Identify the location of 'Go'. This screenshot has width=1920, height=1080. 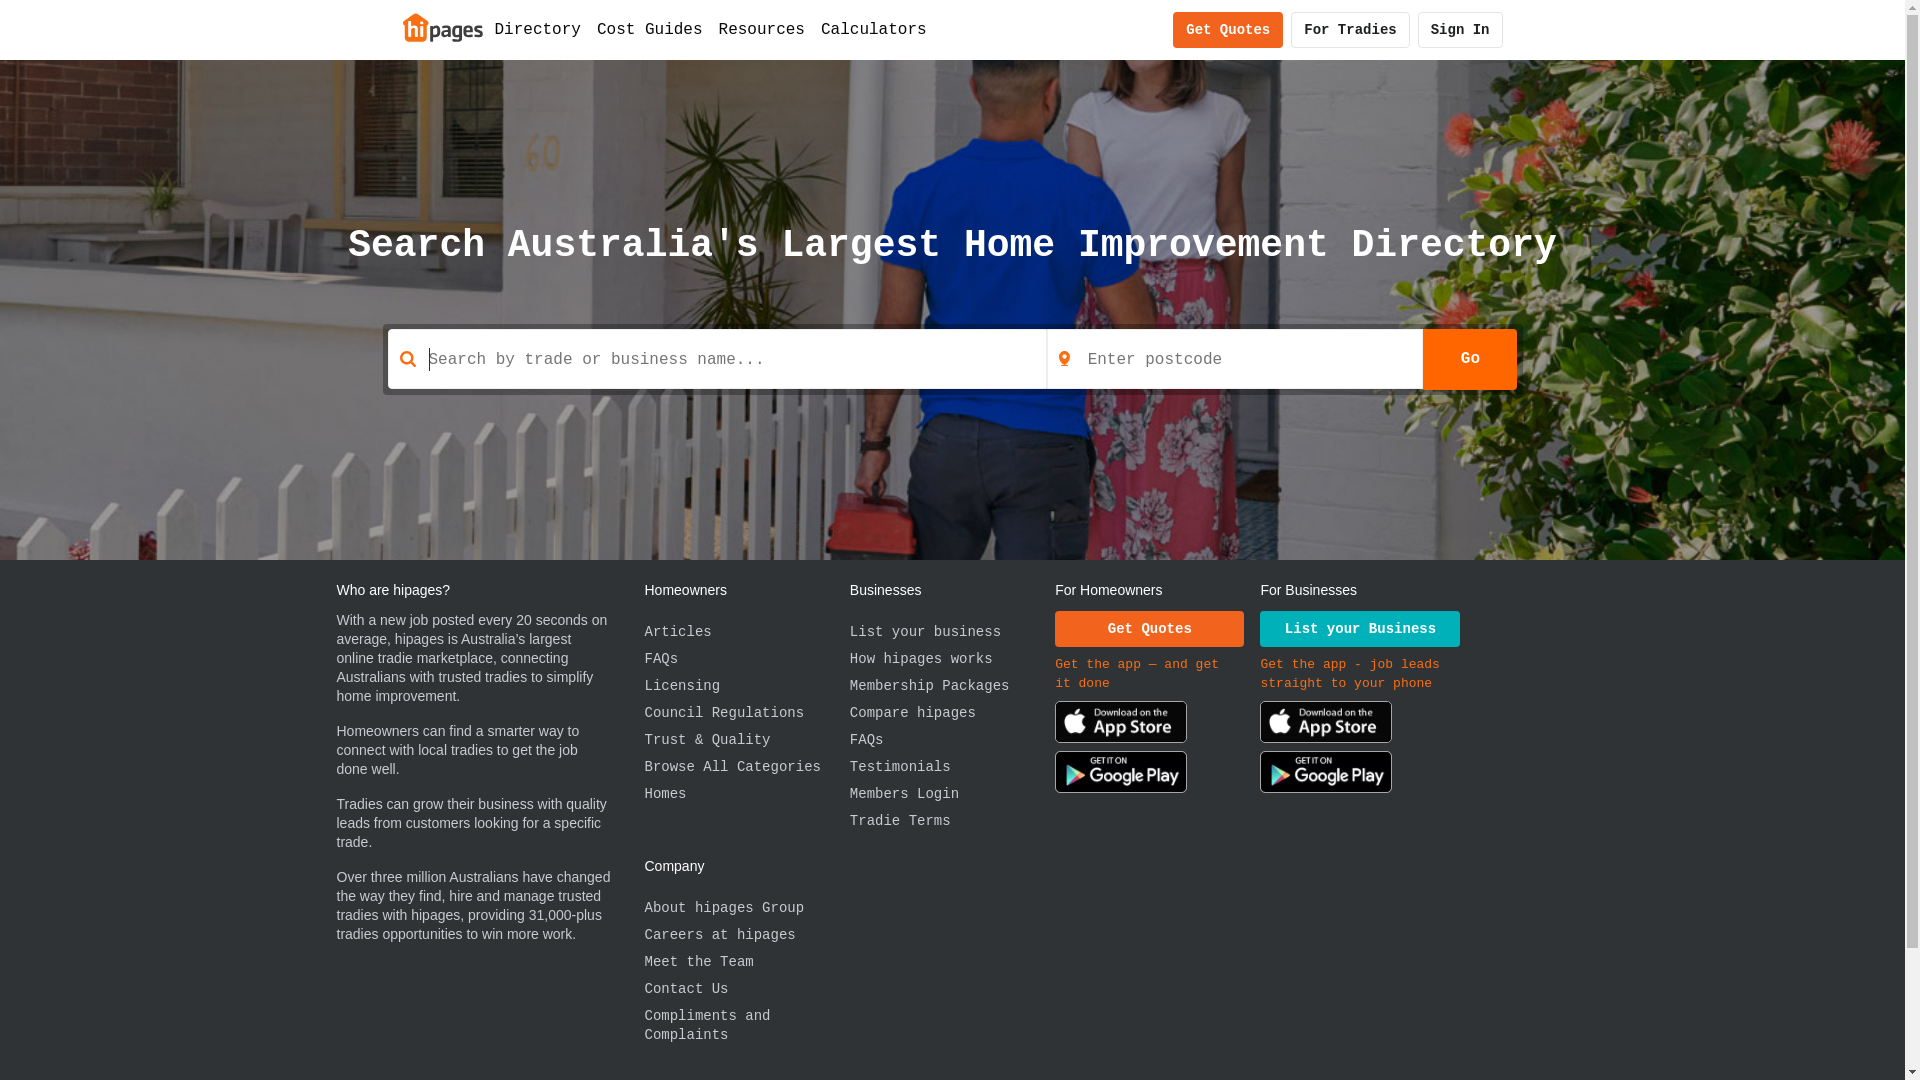
(1469, 357).